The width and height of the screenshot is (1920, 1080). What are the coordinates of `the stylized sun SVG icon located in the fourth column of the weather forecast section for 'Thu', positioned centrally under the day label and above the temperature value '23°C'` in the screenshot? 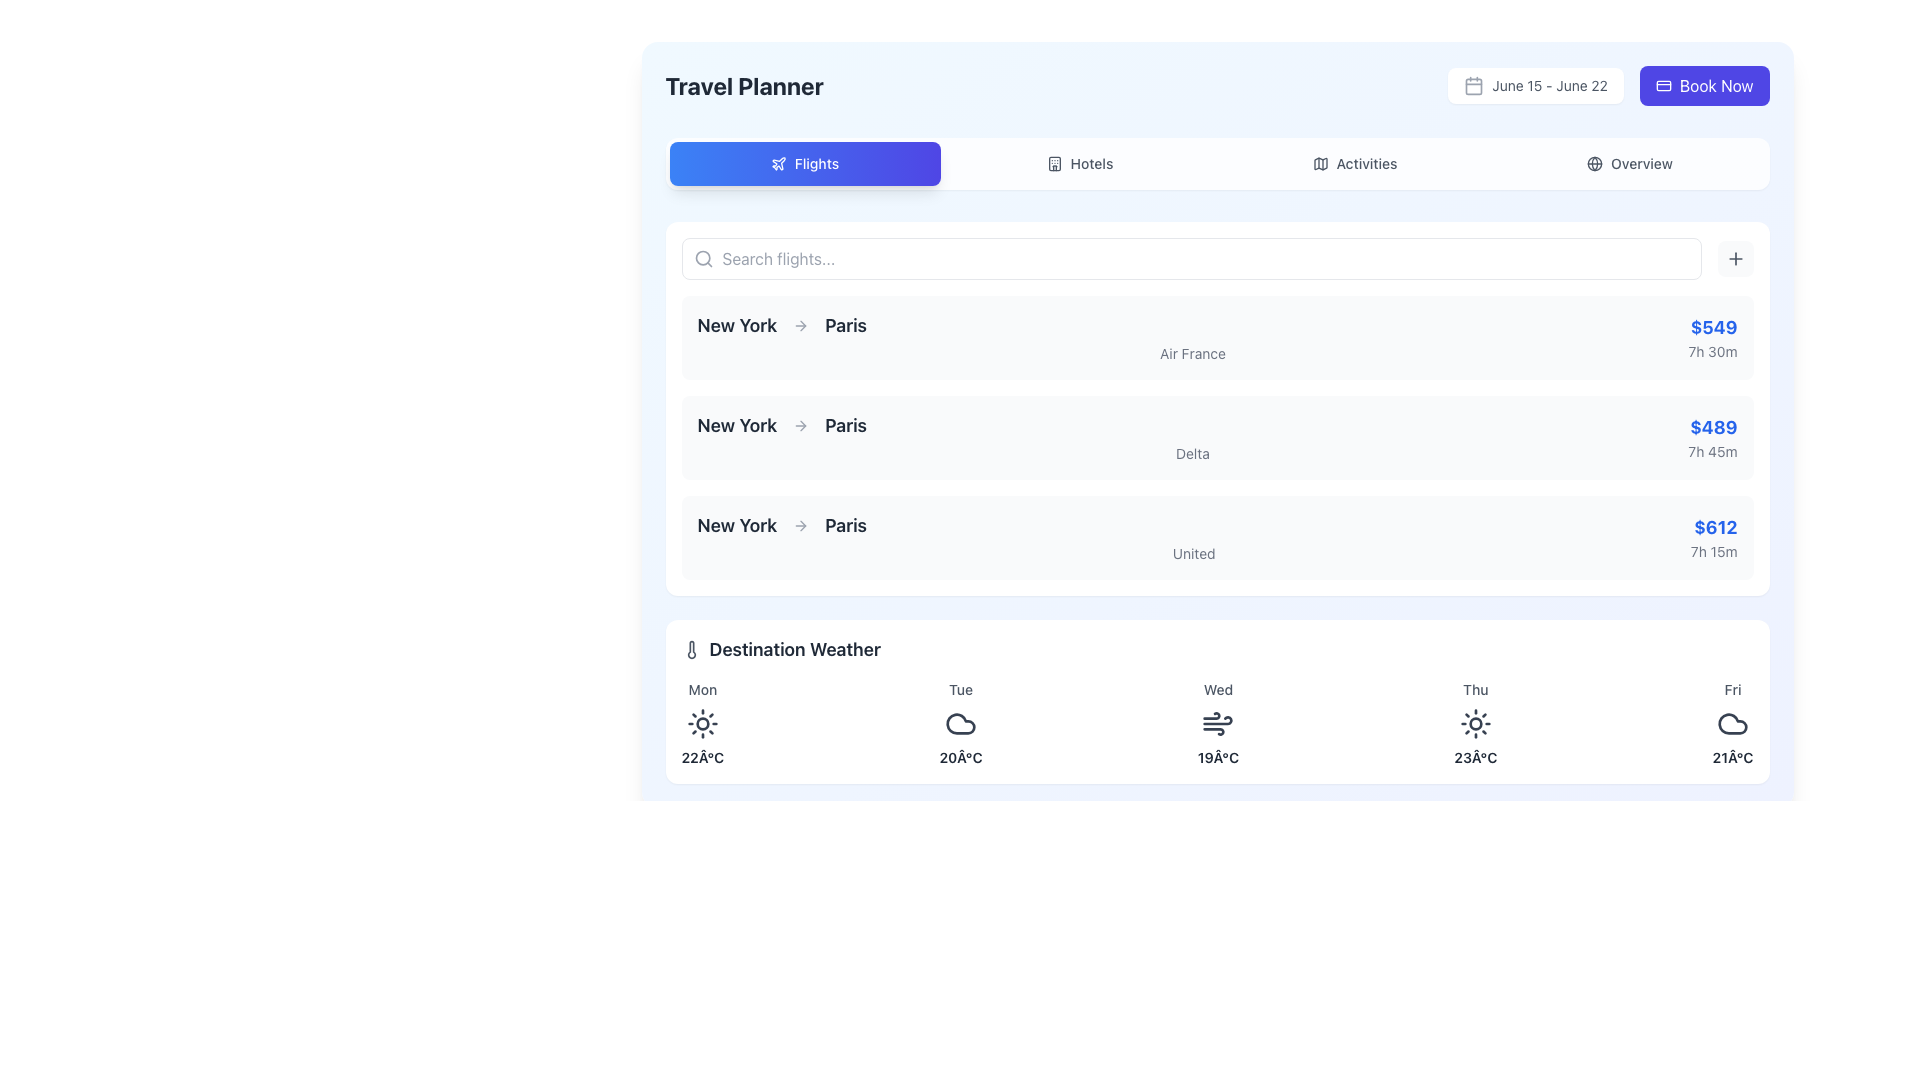 It's located at (1475, 724).